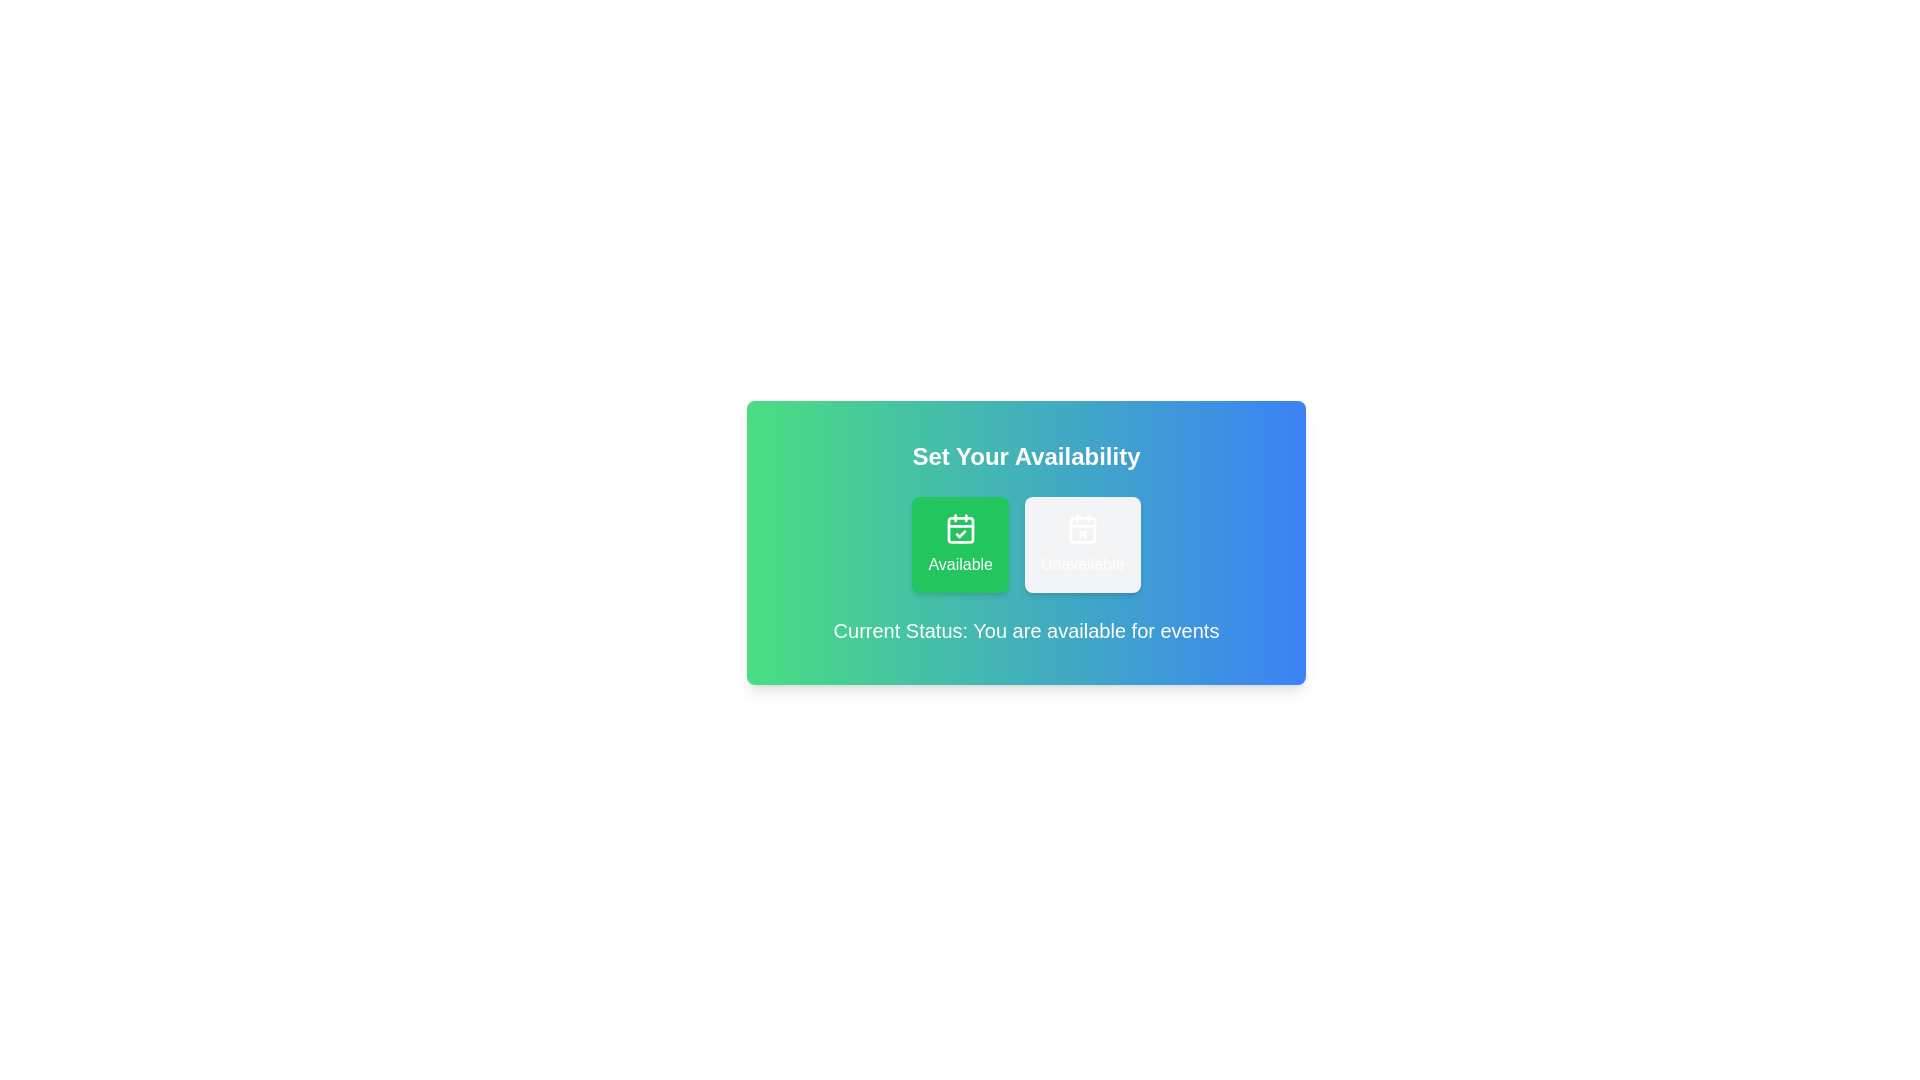 The image size is (1920, 1080). Describe the element at coordinates (960, 544) in the screenshot. I see `the button labeled Available to observe visual feedback` at that location.